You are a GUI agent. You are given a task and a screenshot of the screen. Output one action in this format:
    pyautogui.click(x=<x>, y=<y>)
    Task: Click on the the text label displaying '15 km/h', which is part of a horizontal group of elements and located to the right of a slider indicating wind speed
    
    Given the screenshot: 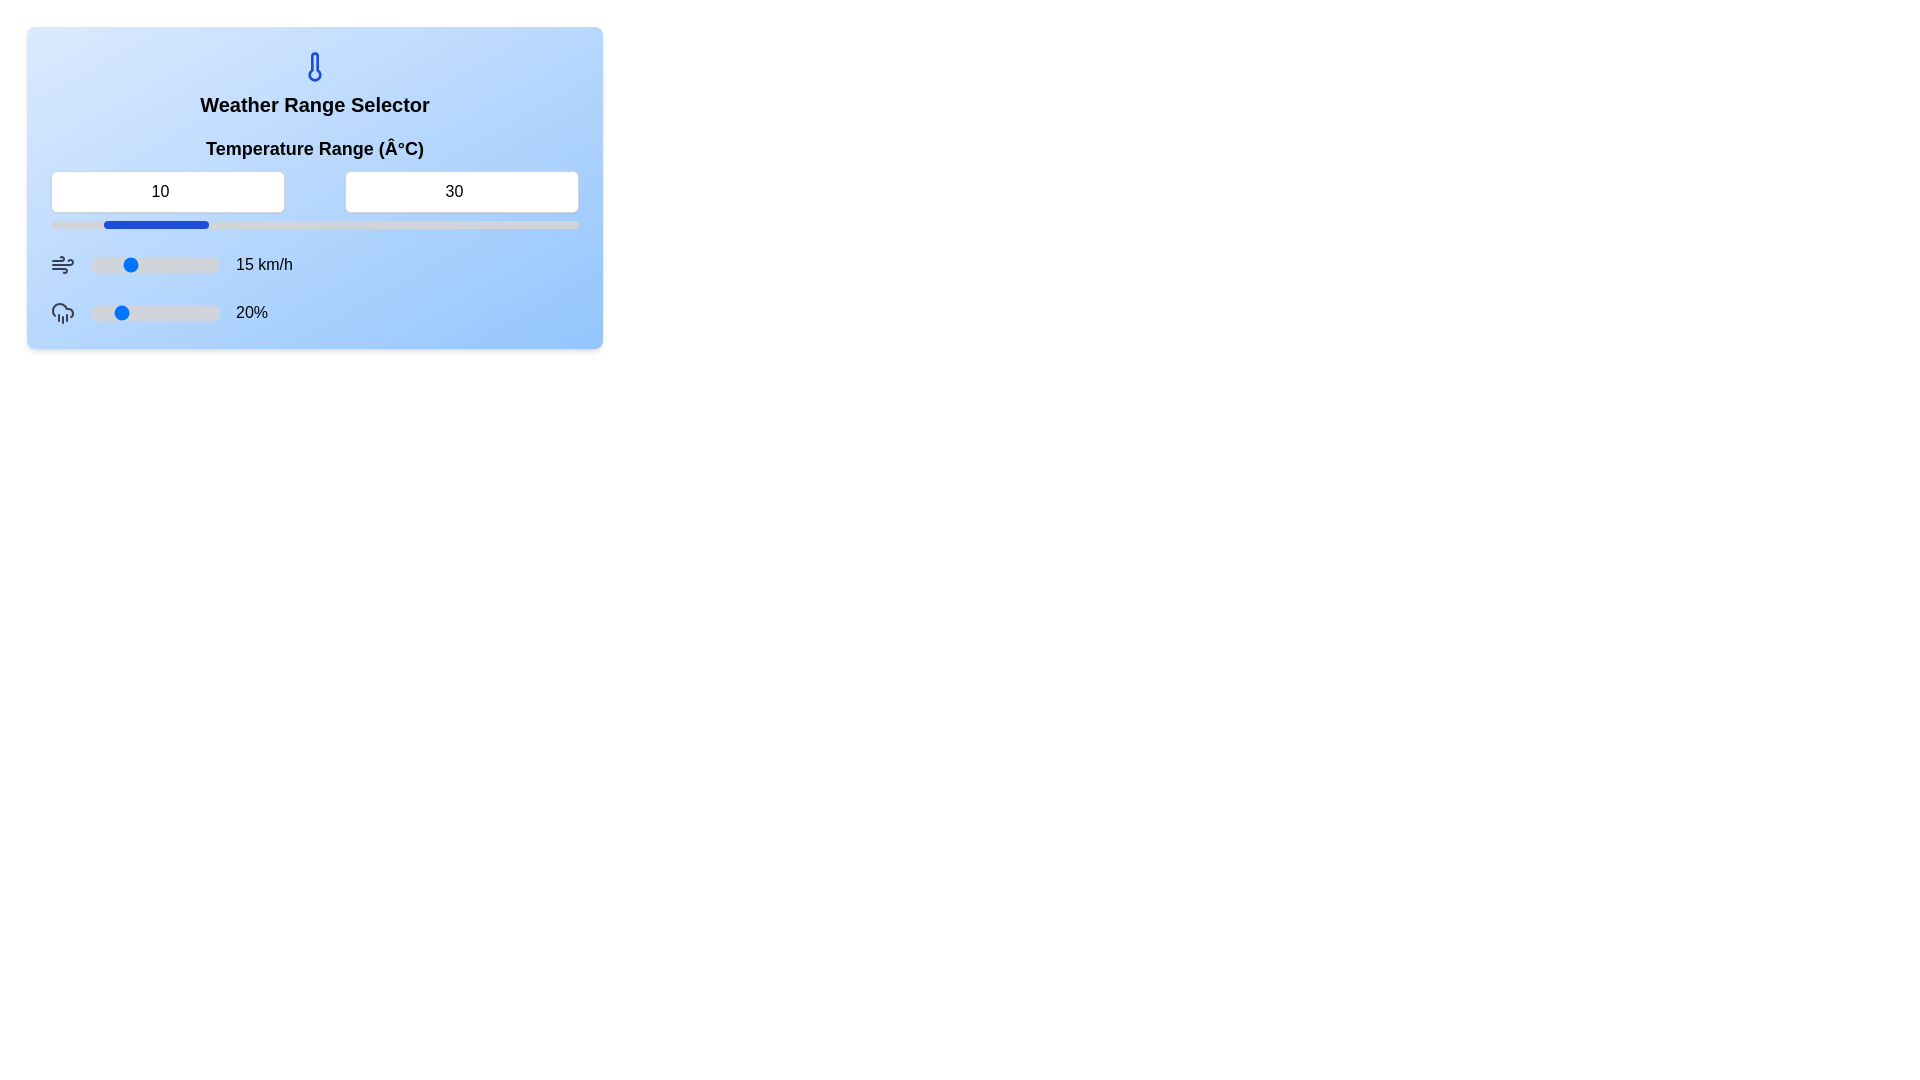 What is the action you would take?
    pyautogui.click(x=263, y=264)
    